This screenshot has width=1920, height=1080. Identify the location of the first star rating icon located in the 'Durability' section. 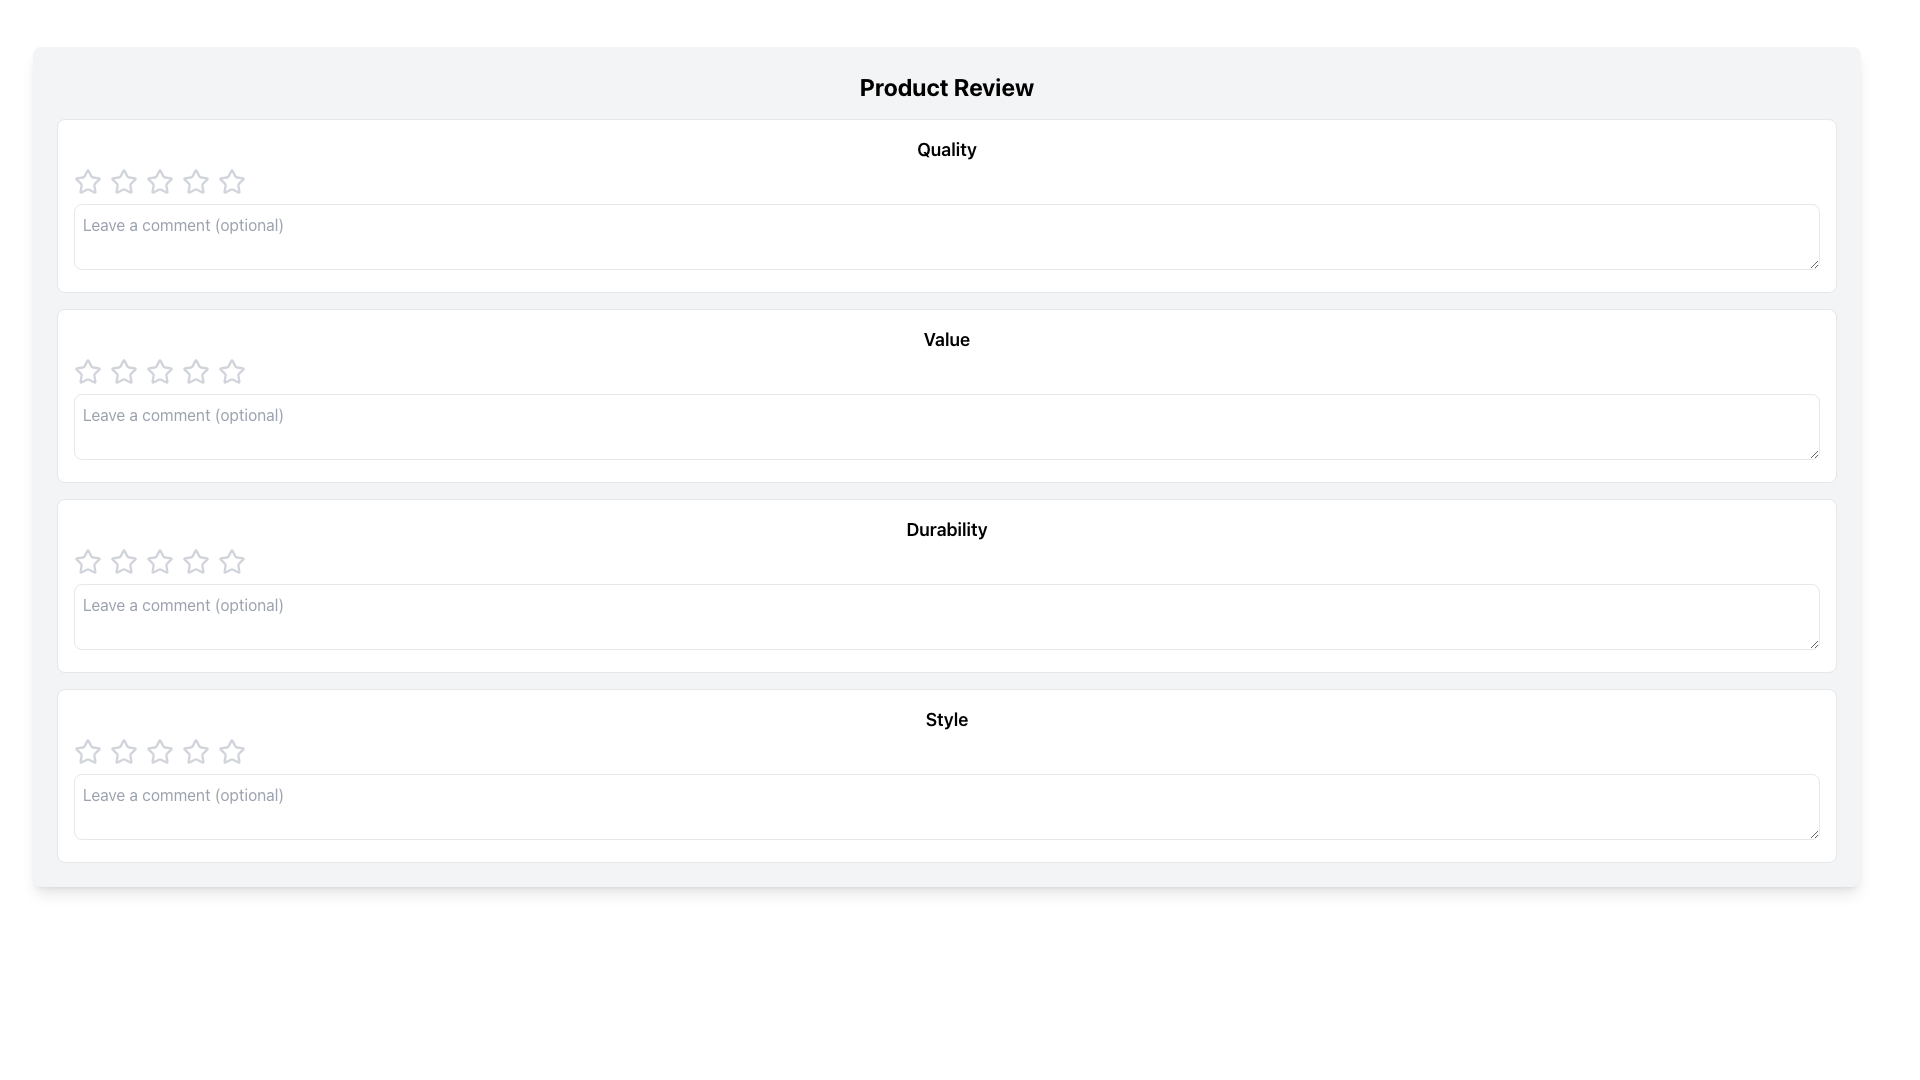
(86, 561).